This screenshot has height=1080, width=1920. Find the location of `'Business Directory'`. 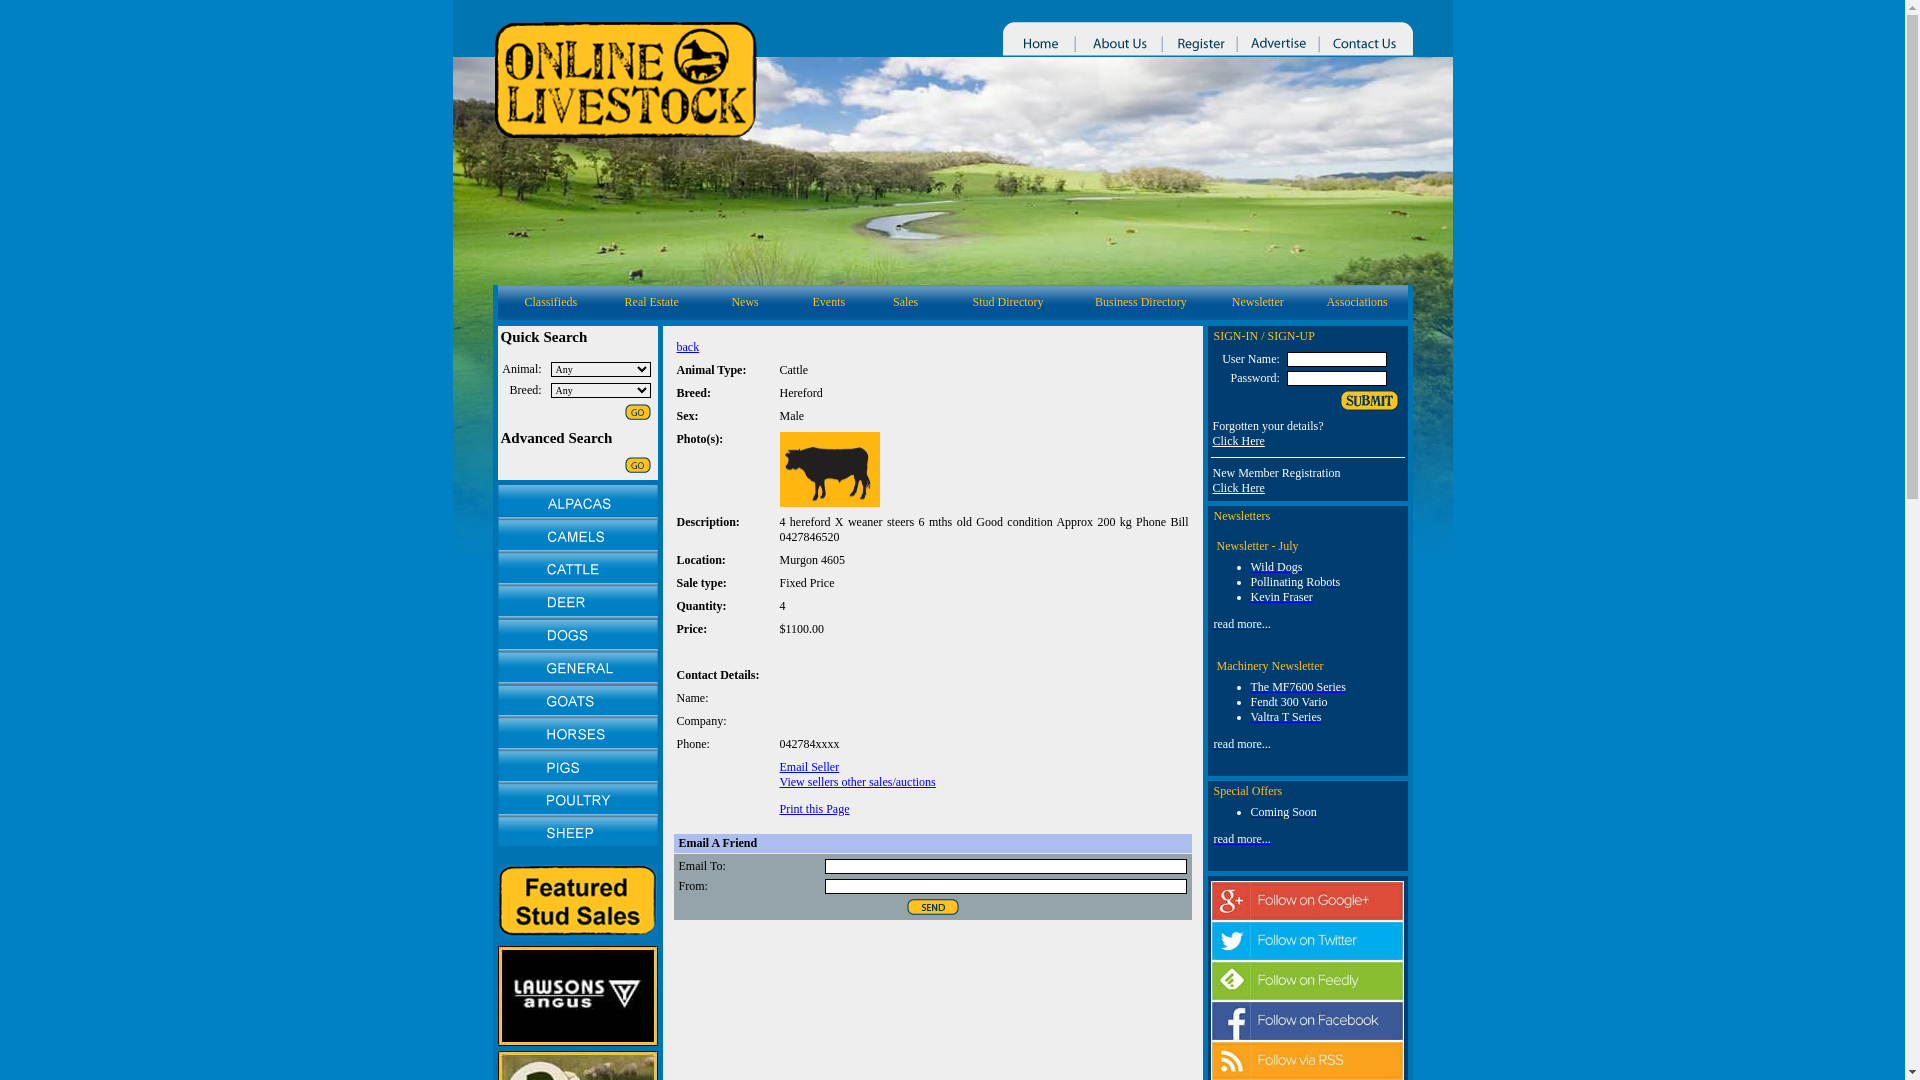

'Business Directory' is located at coordinates (1093, 301).